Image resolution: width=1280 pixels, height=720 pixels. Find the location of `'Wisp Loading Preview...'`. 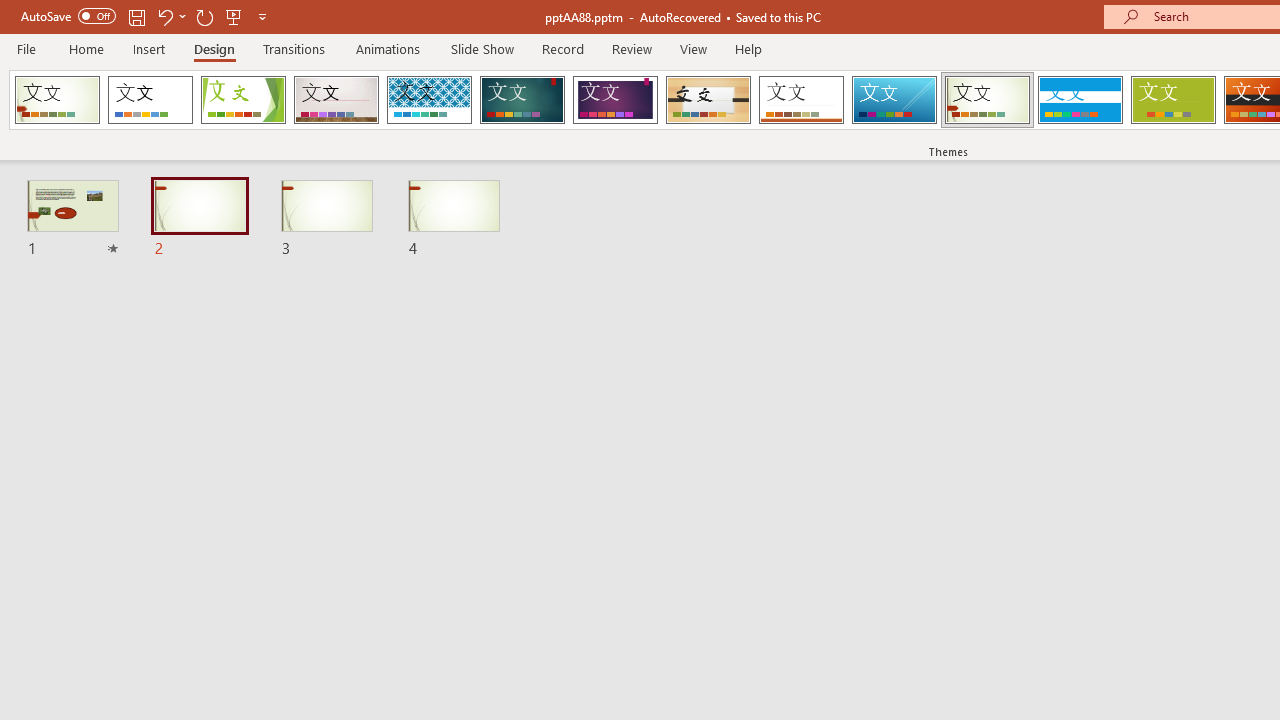

'Wisp Loading Preview...' is located at coordinates (987, 100).